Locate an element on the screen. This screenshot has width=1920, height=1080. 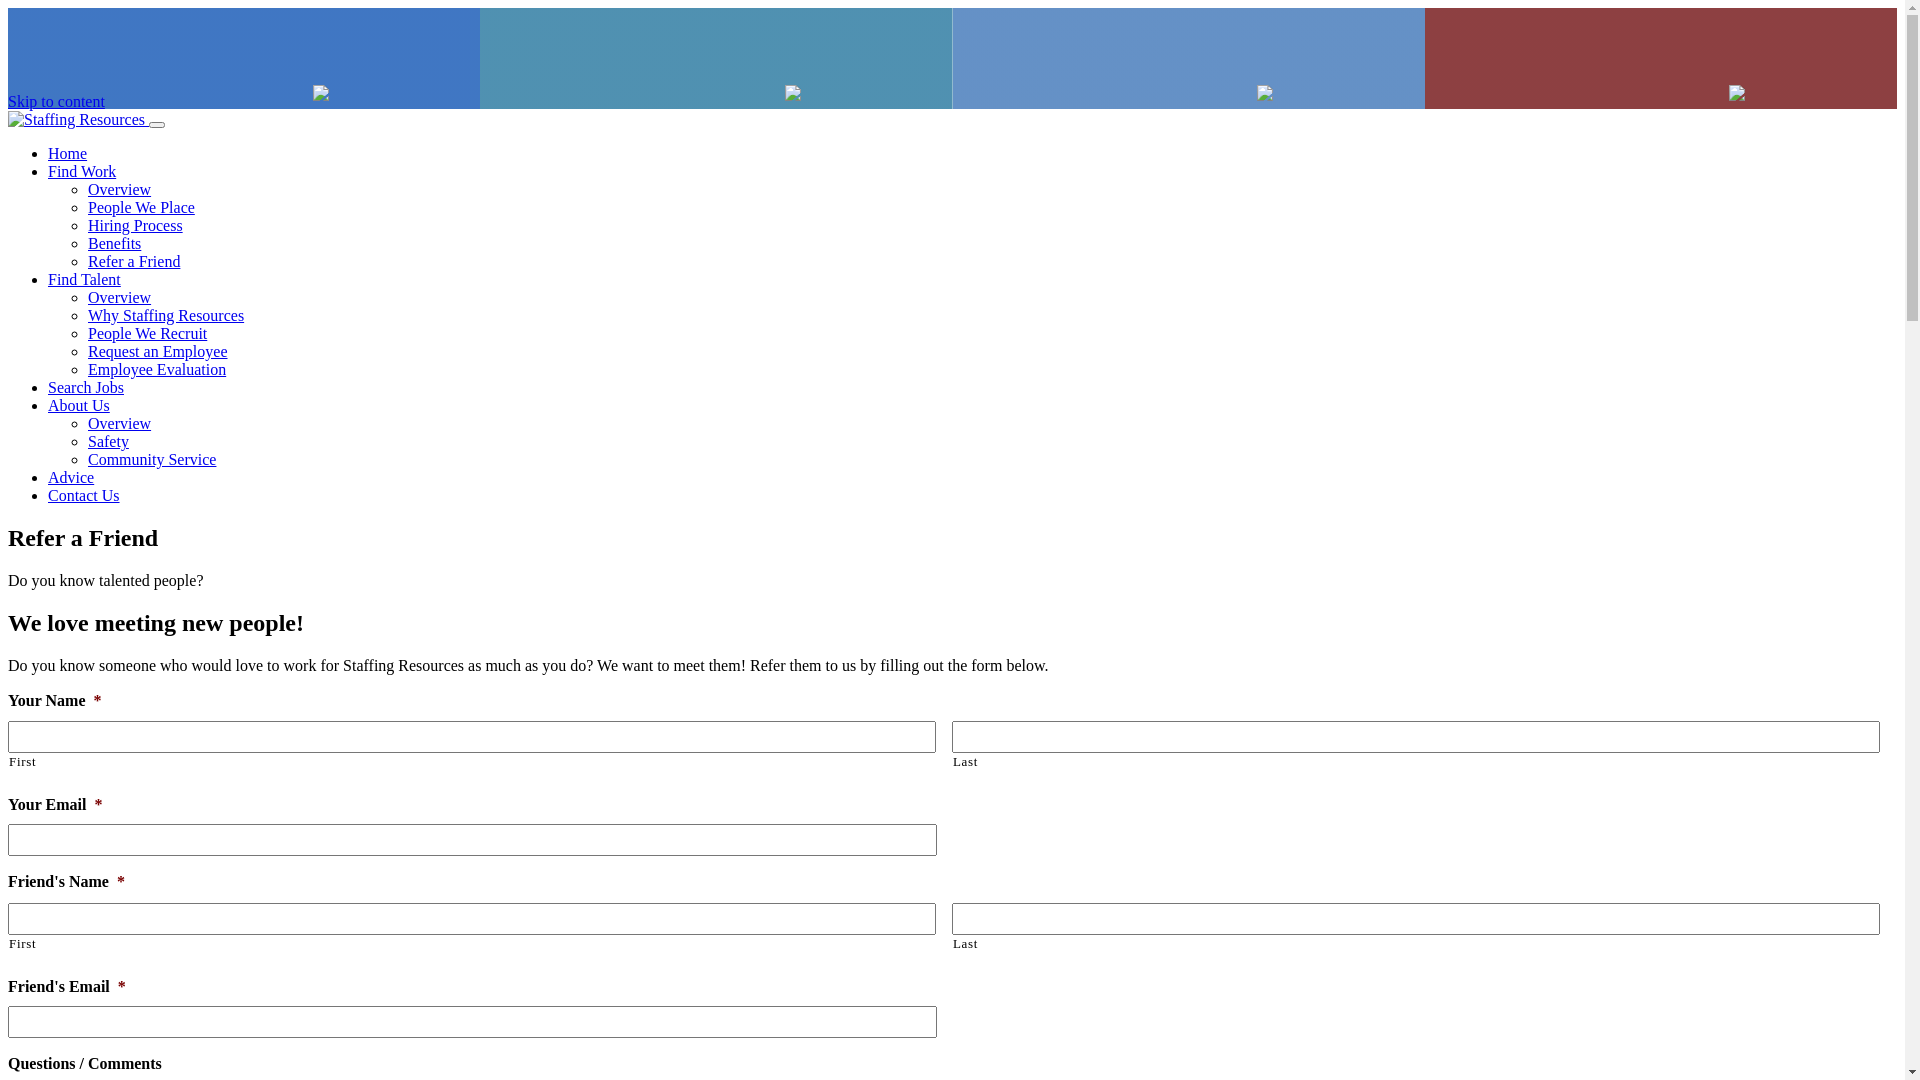
'Request an Employee' is located at coordinates (157, 350).